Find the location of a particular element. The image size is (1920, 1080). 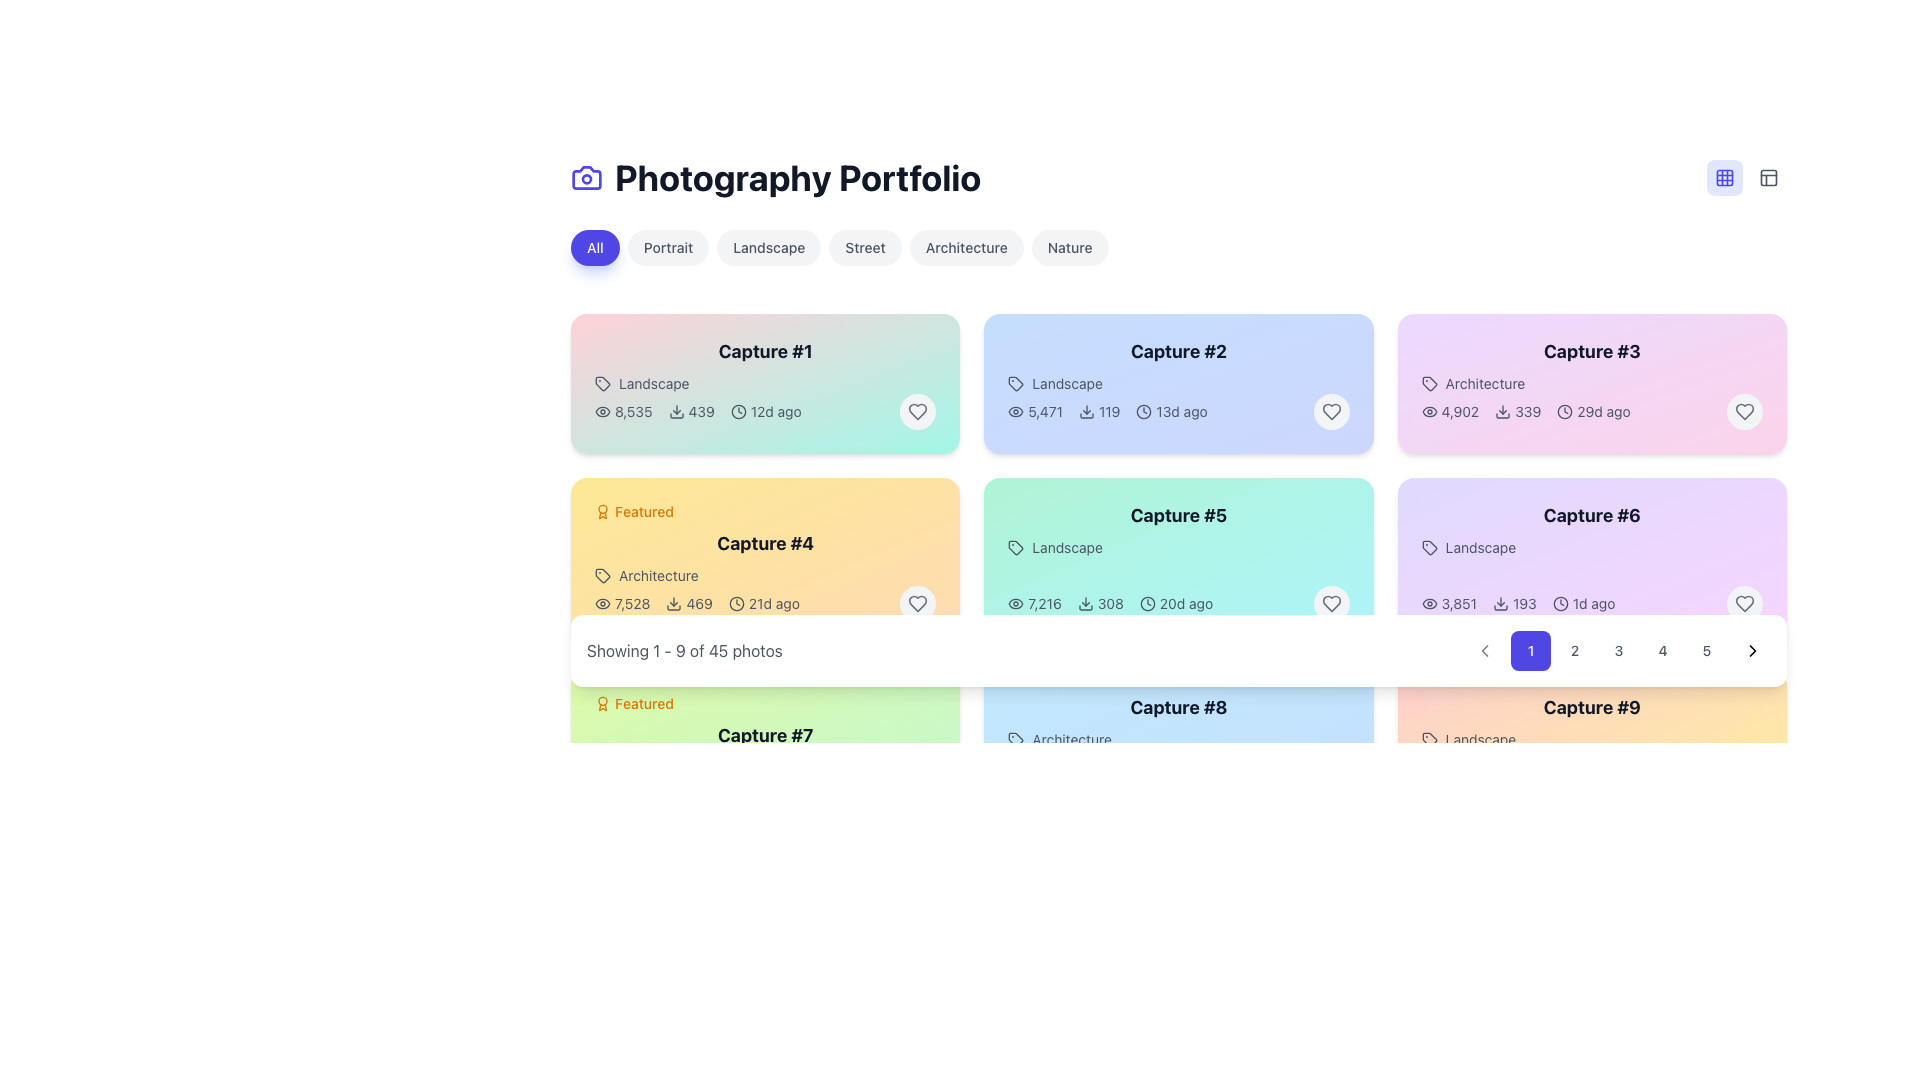

timestamp label '29d ago' located next to the clock icon in the bottom-right corner of the 'Capture #3' entry, beneath the 'Architecture' tag is located at coordinates (1592, 411).